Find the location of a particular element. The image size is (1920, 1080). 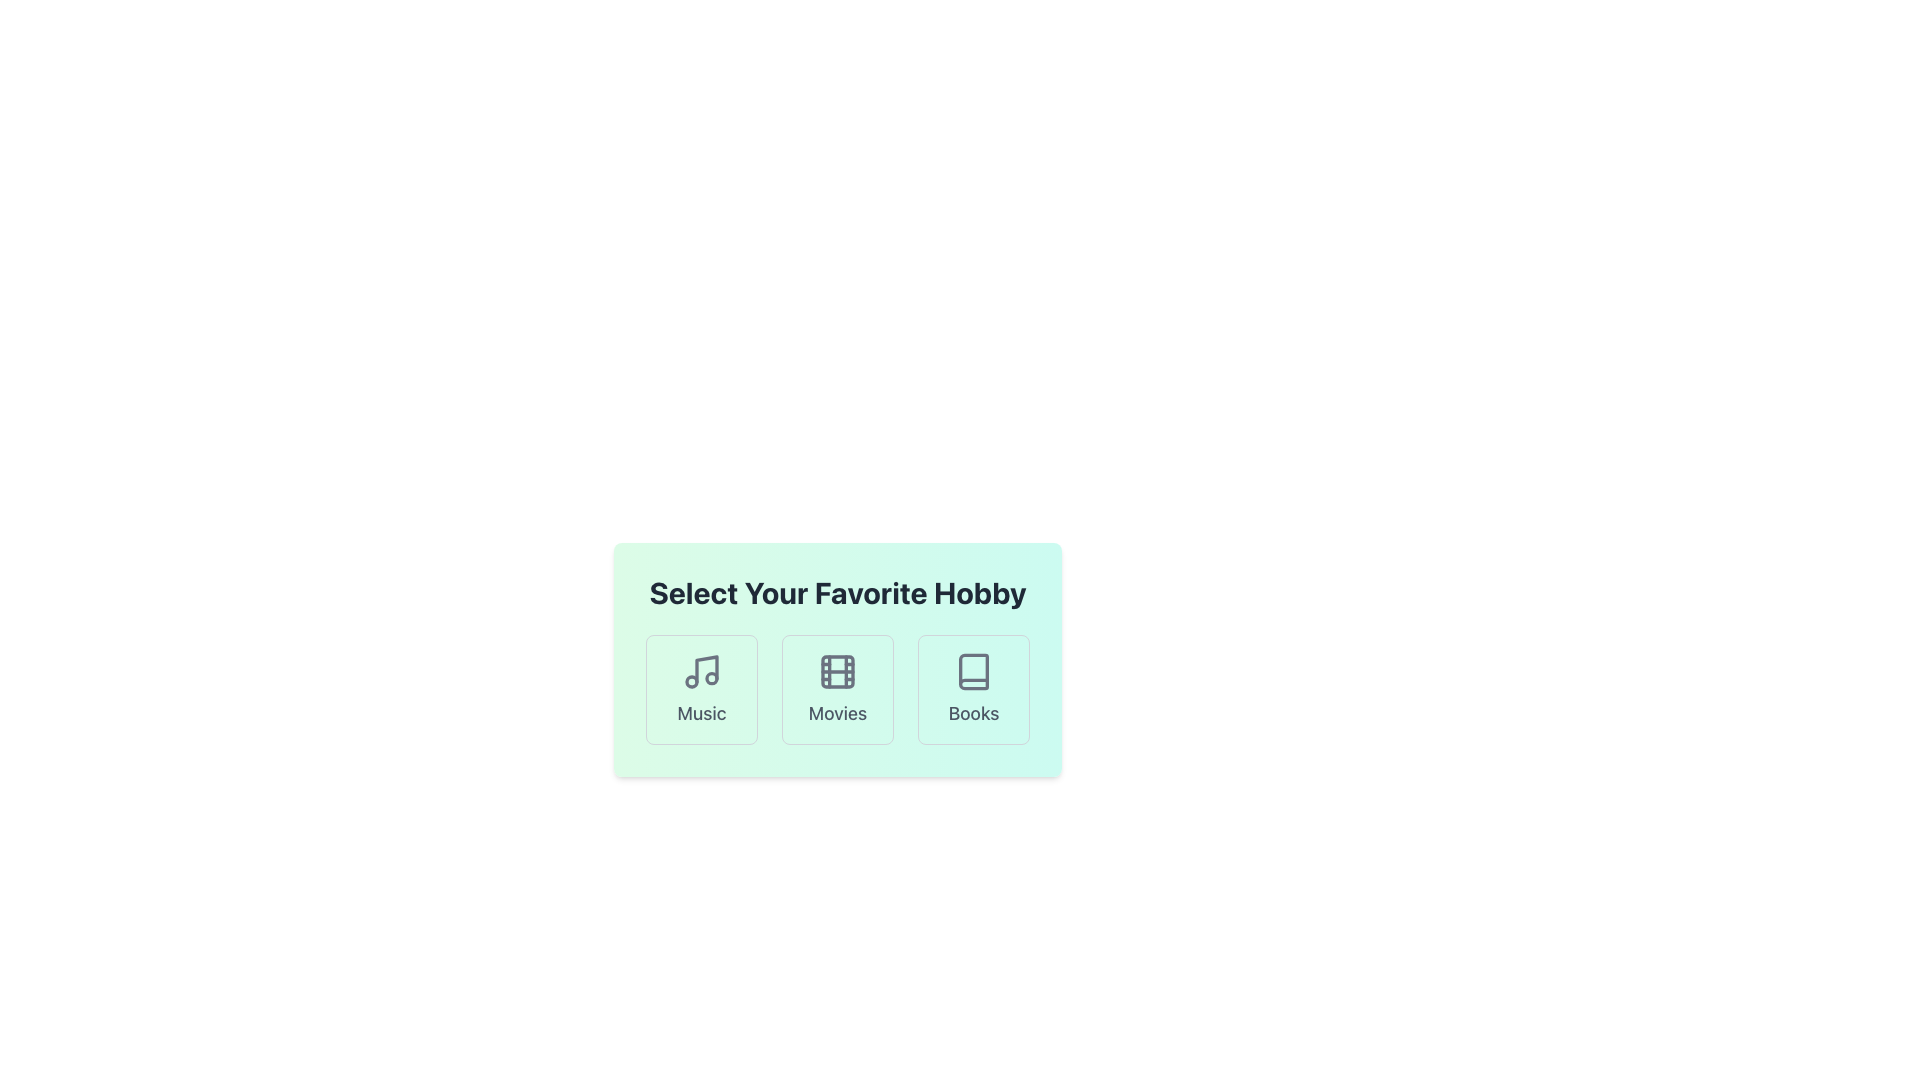

the third button in the row of three, which selects 'Books' as a category or preference is located at coordinates (974, 689).